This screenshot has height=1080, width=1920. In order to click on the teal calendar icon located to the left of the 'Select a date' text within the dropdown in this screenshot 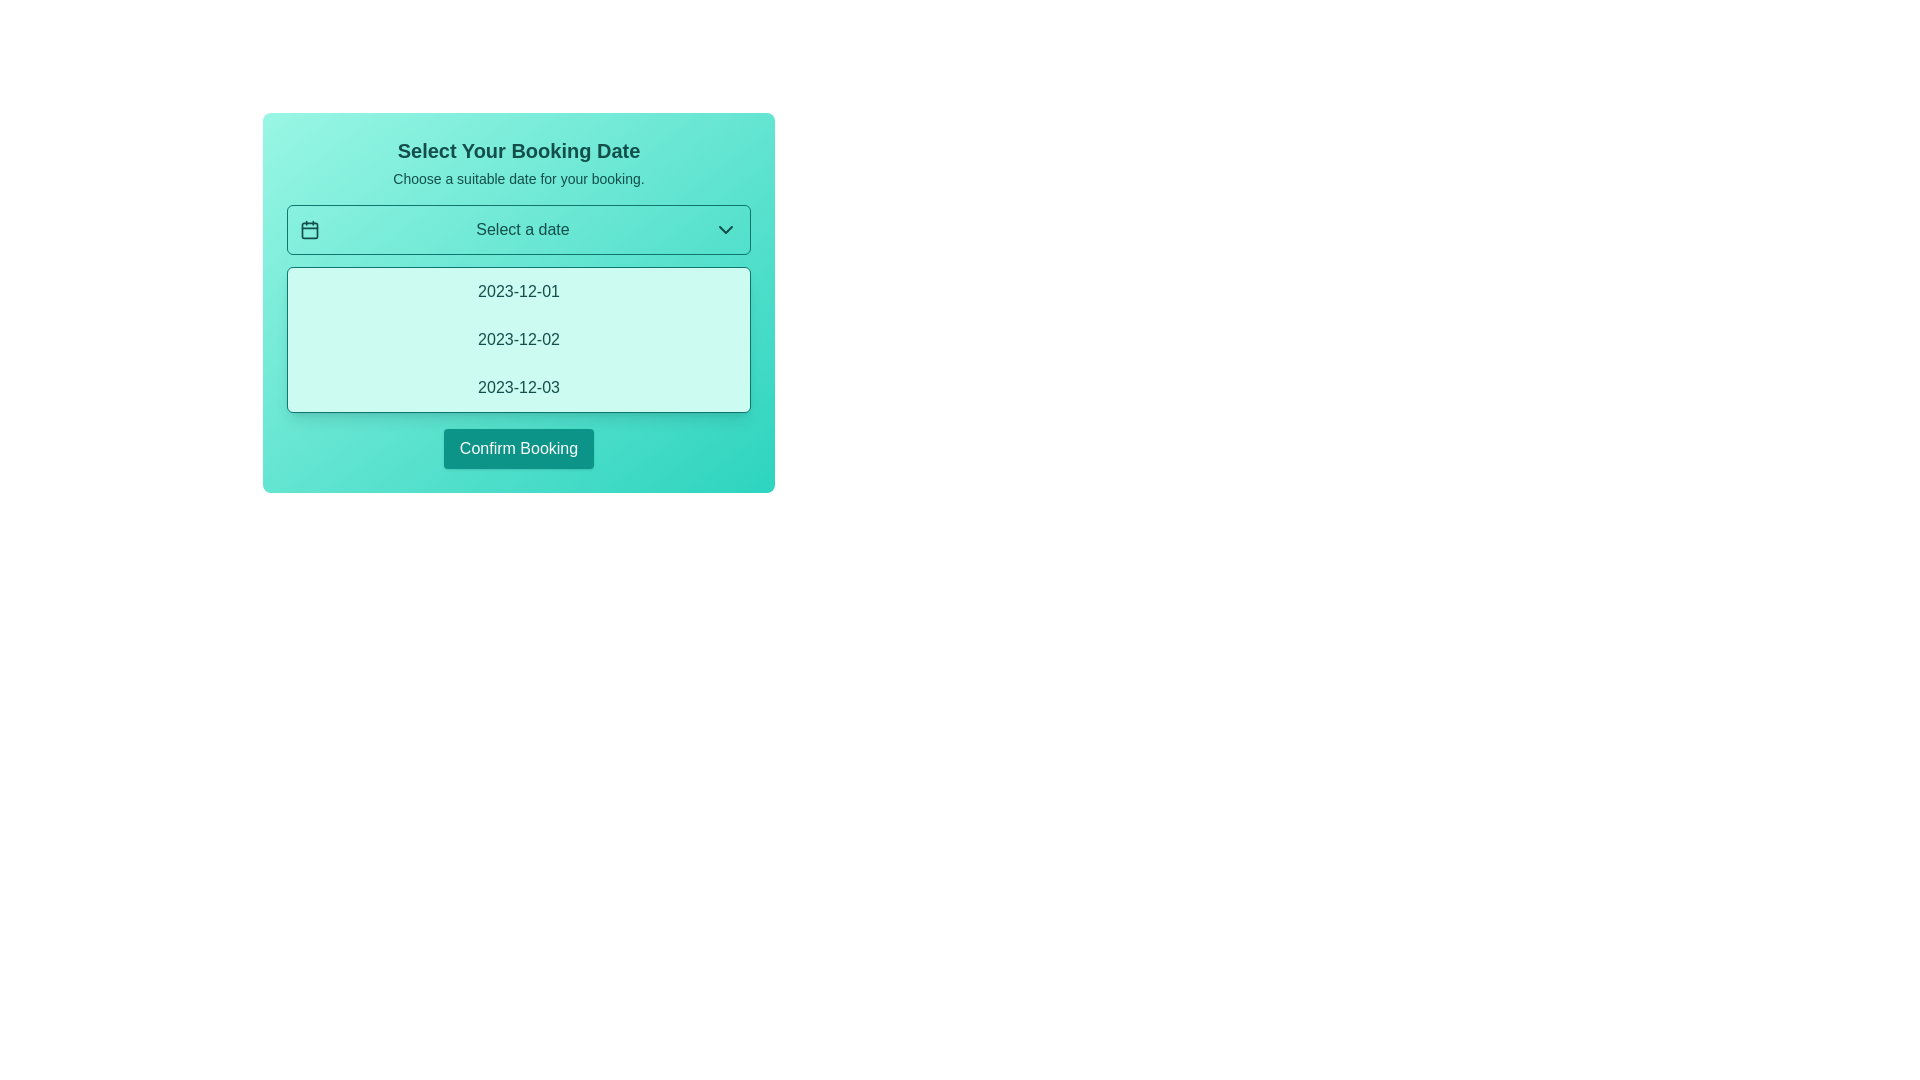, I will do `click(309, 229)`.